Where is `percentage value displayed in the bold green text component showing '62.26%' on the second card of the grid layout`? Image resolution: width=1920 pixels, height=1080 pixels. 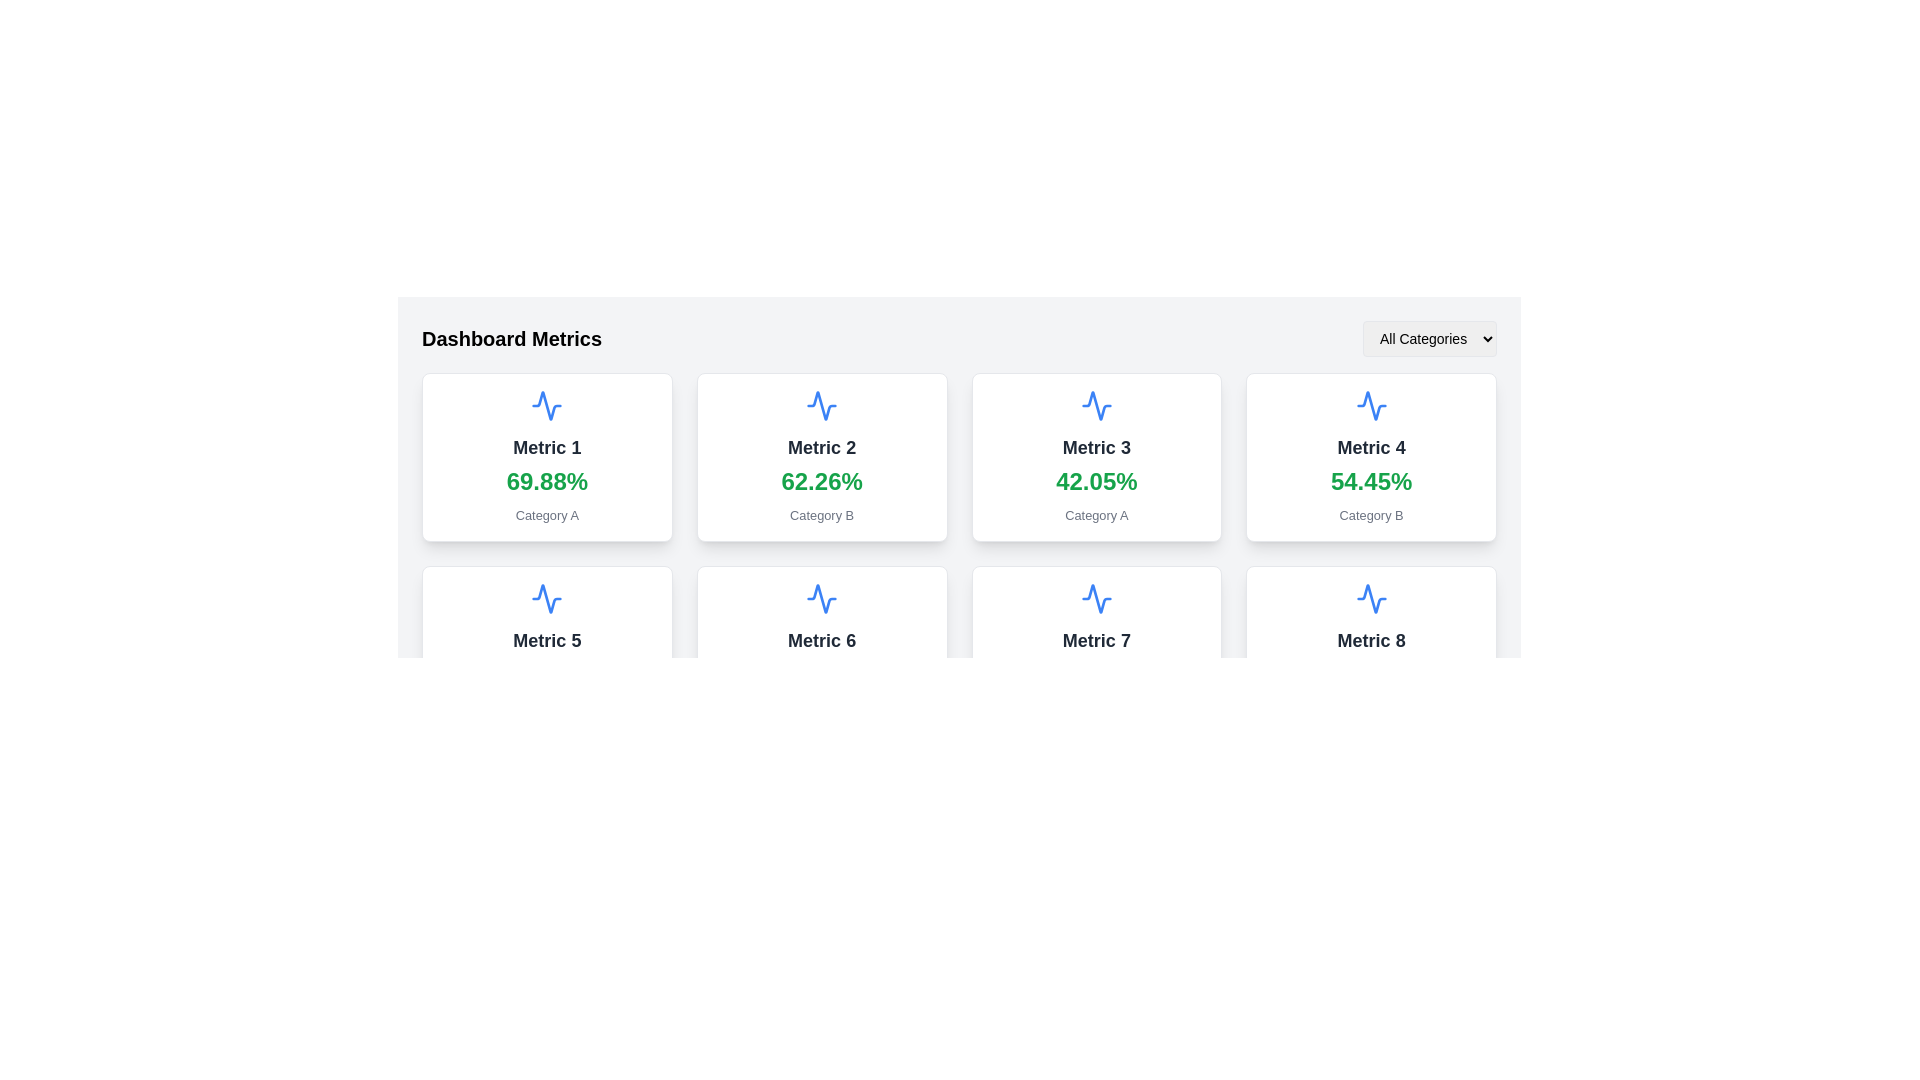 percentage value displayed in the bold green text component showing '62.26%' on the second card of the grid layout is located at coordinates (822, 482).